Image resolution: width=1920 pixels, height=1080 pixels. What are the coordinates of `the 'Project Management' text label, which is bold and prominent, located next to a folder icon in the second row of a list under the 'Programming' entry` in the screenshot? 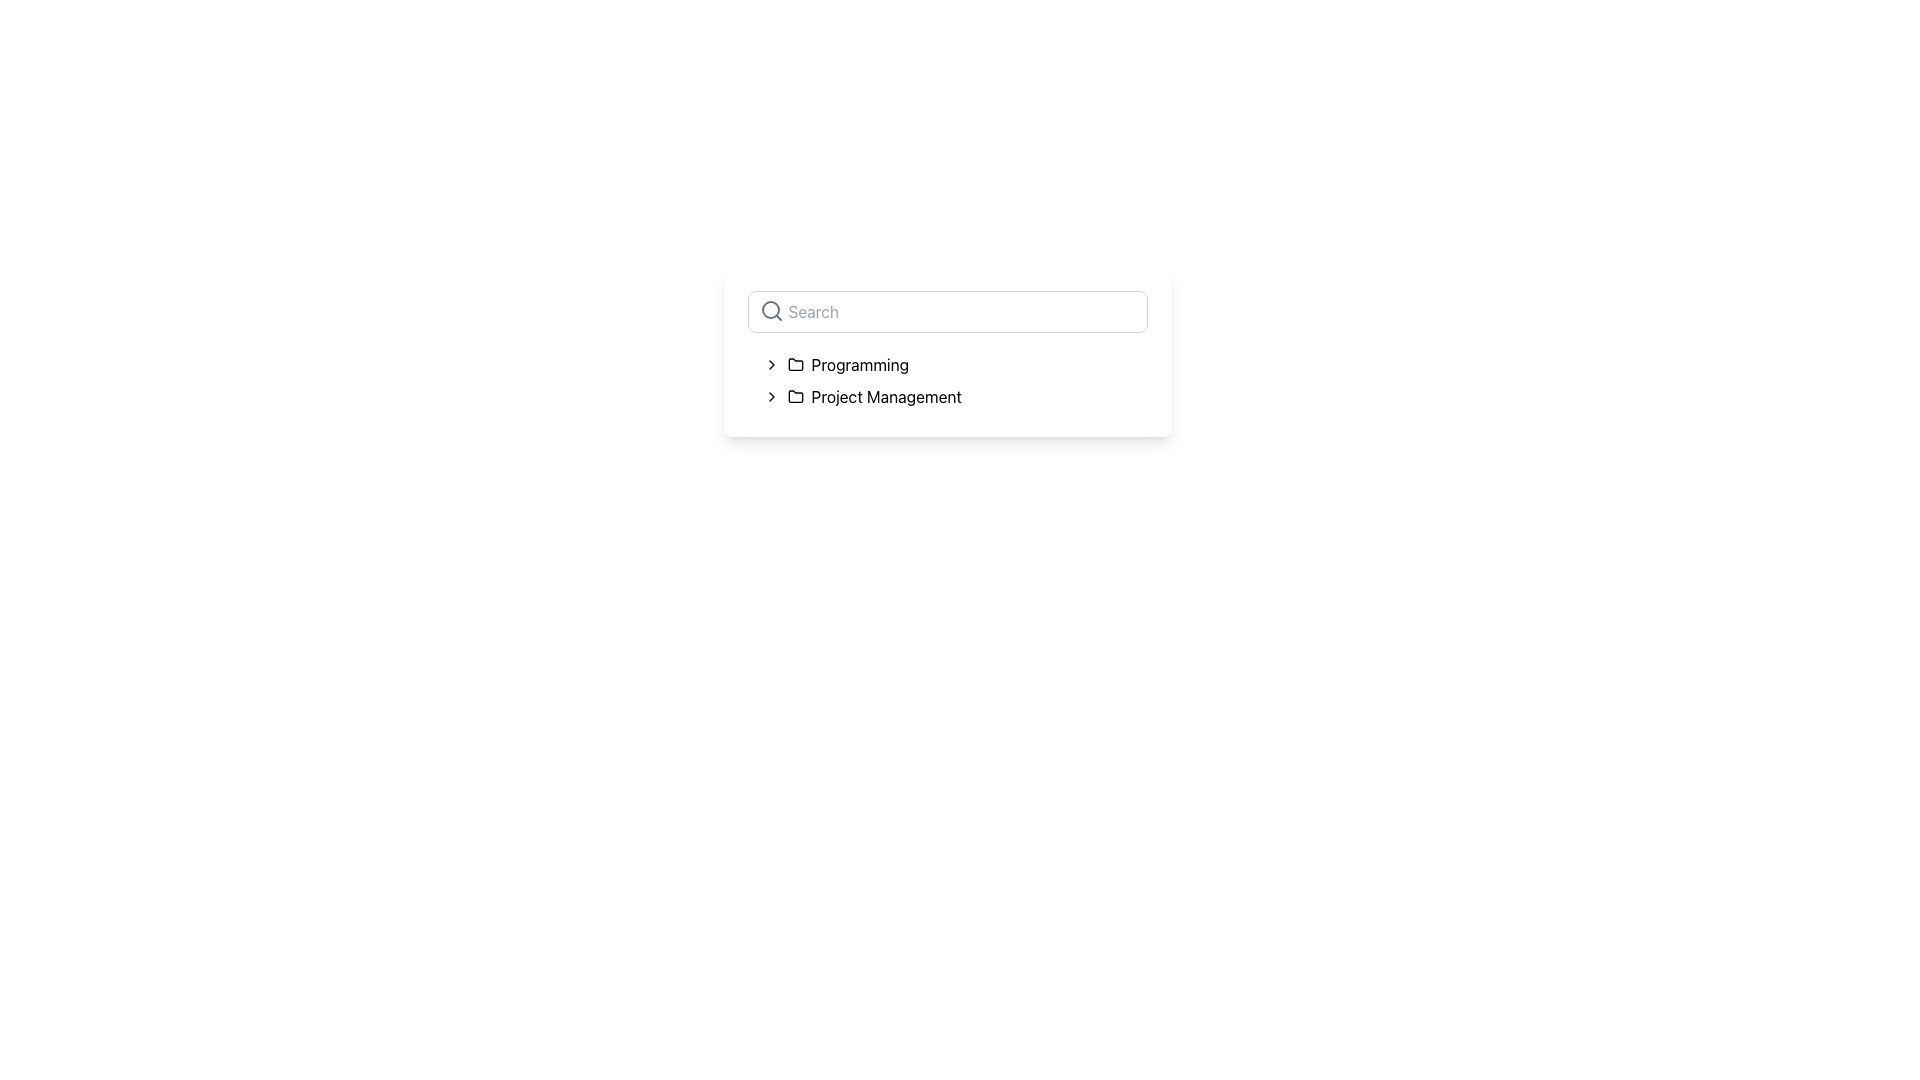 It's located at (885, 397).